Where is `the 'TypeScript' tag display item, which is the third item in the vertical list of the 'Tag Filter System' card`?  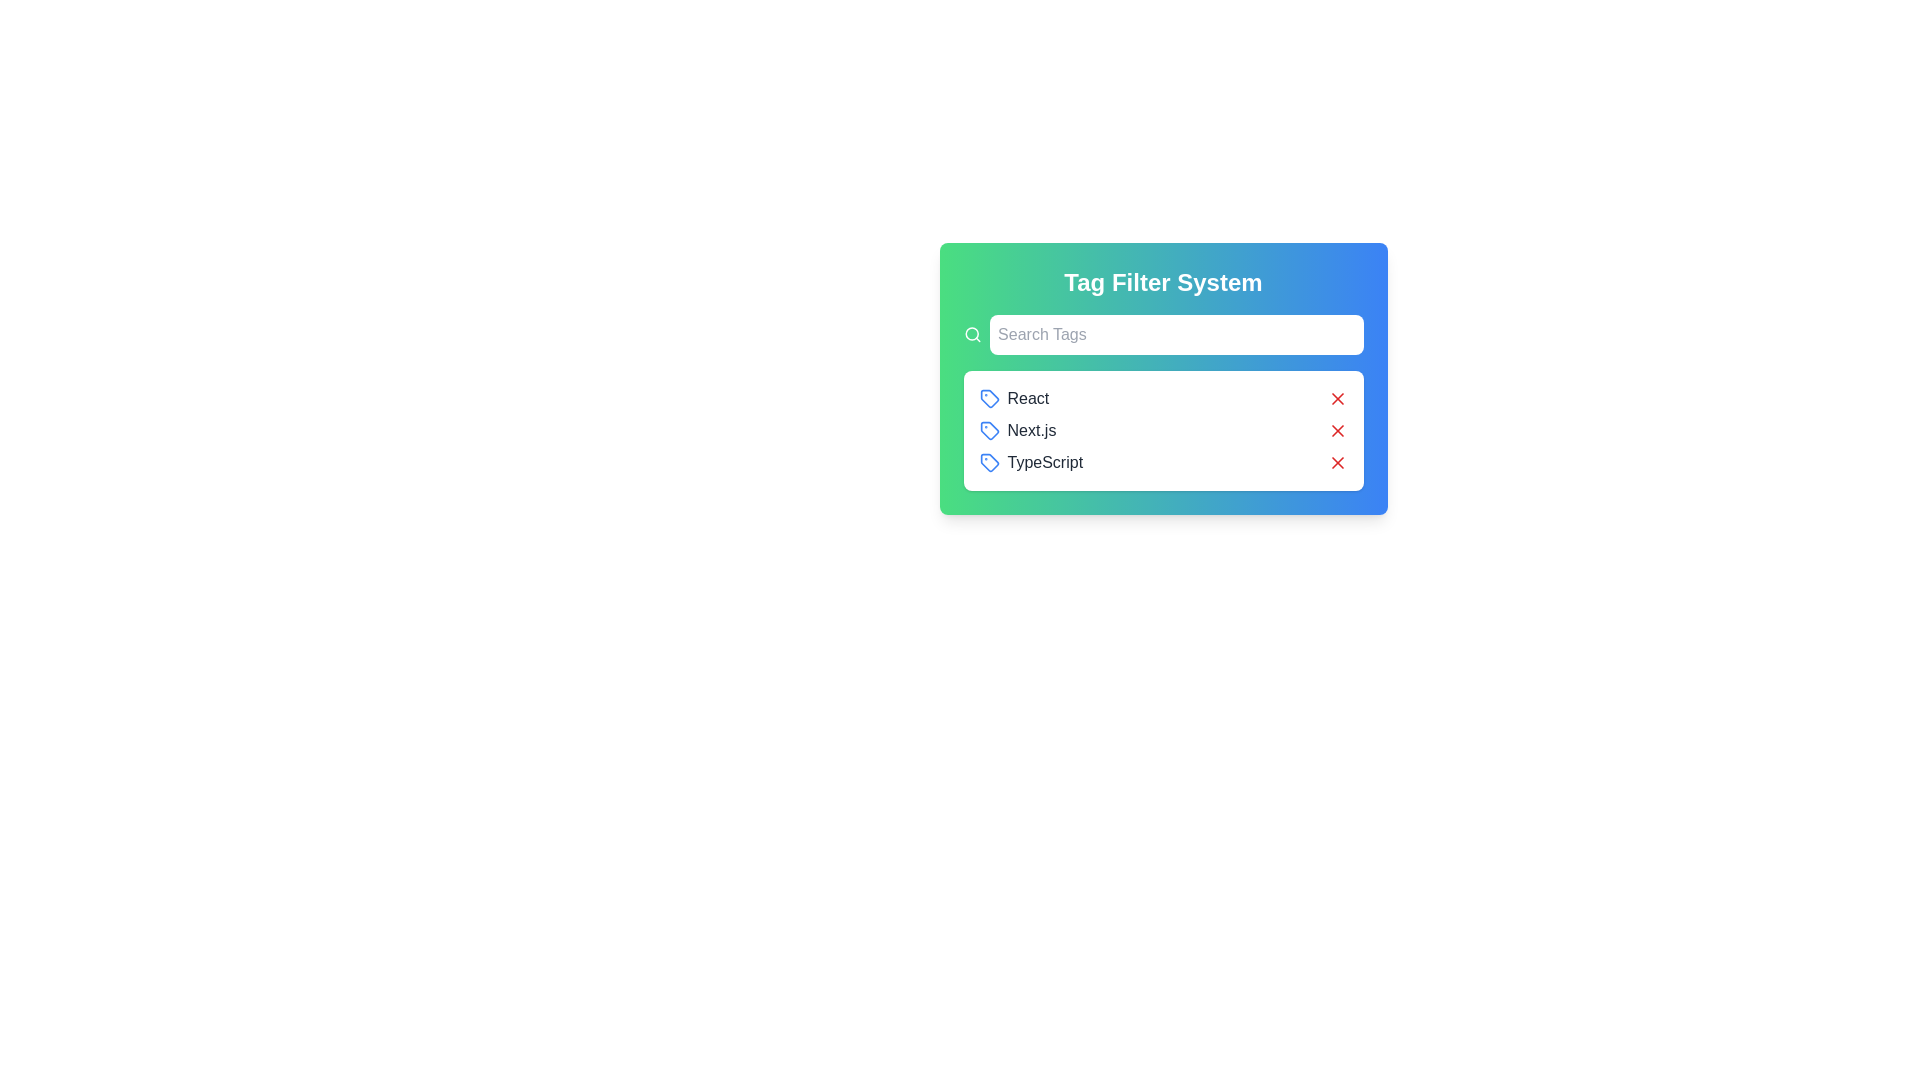 the 'TypeScript' tag display item, which is the third item in the vertical list of the 'Tag Filter System' card is located at coordinates (1031, 462).